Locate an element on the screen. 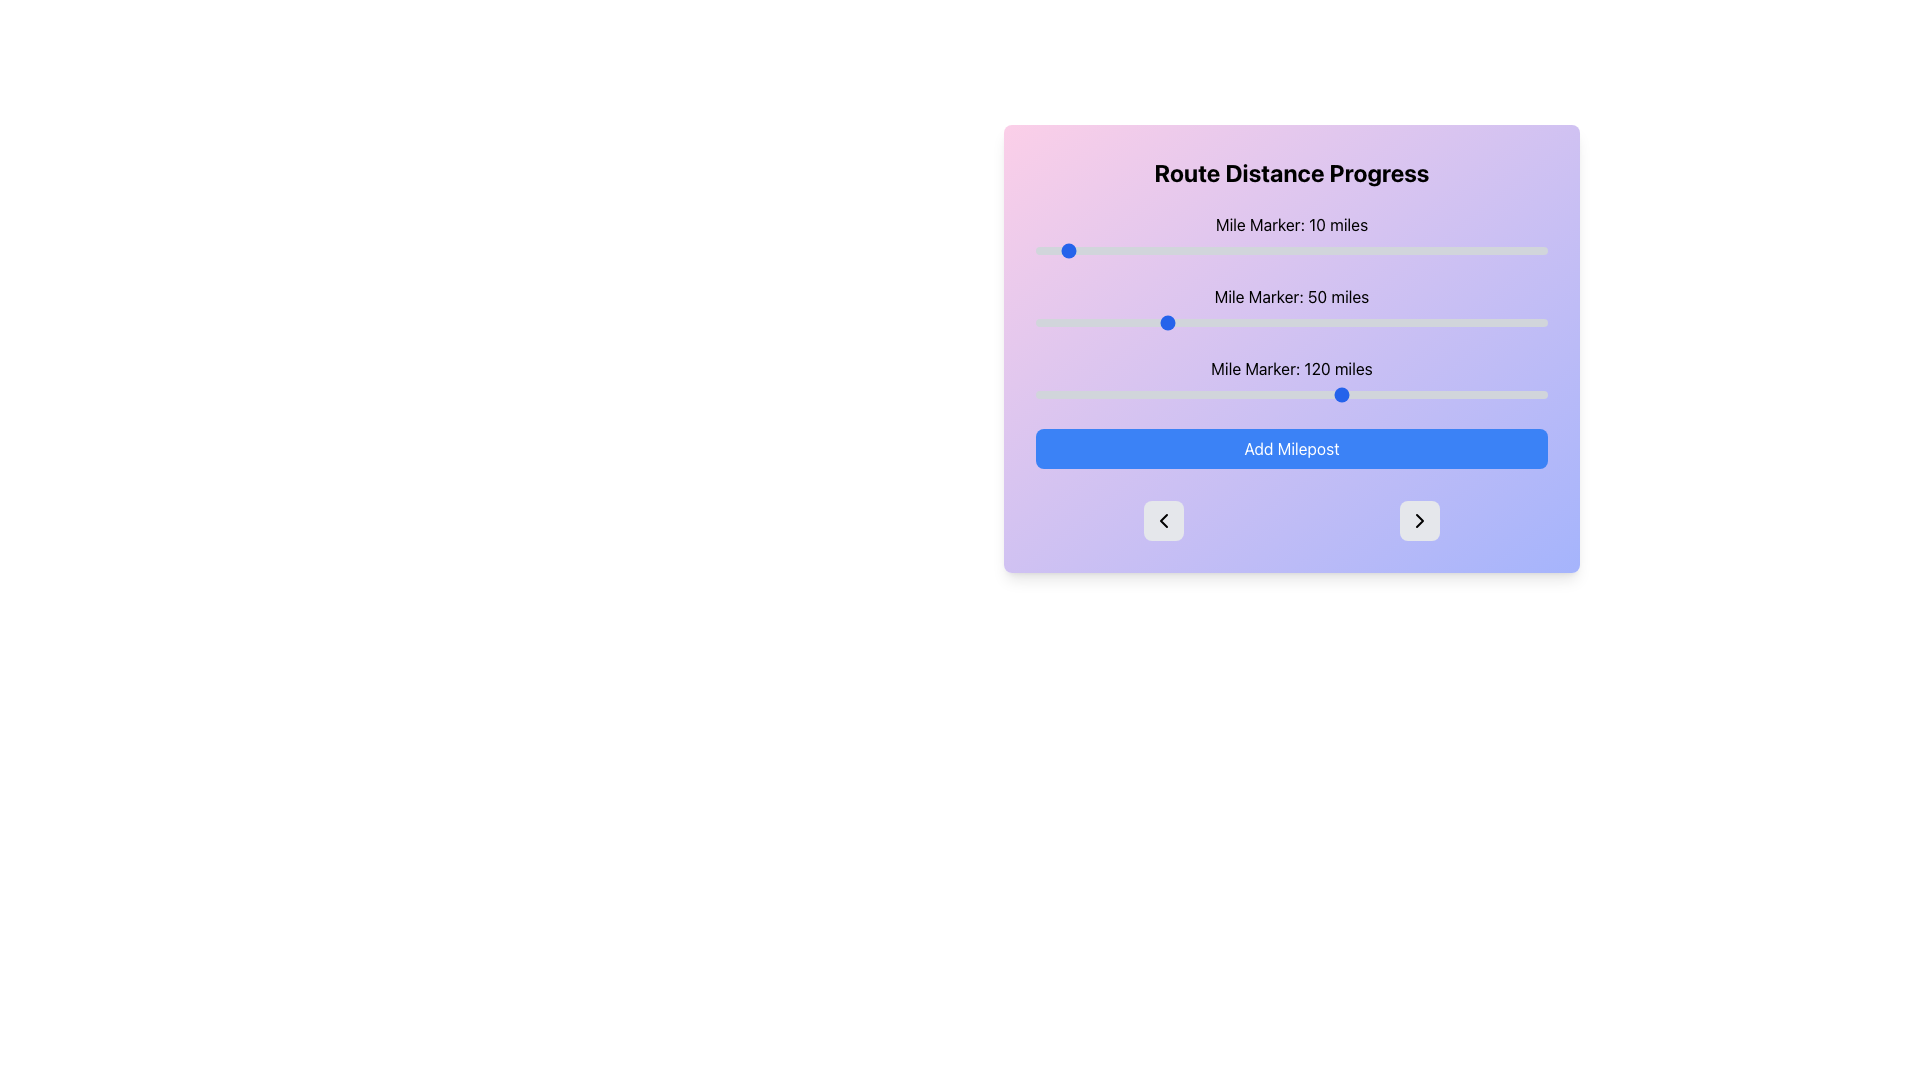 The width and height of the screenshot is (1920, 1080). the thumb of the Range slider located below the 'Mile Marker: 10 miles' text is located at coordinates (1291, 249).